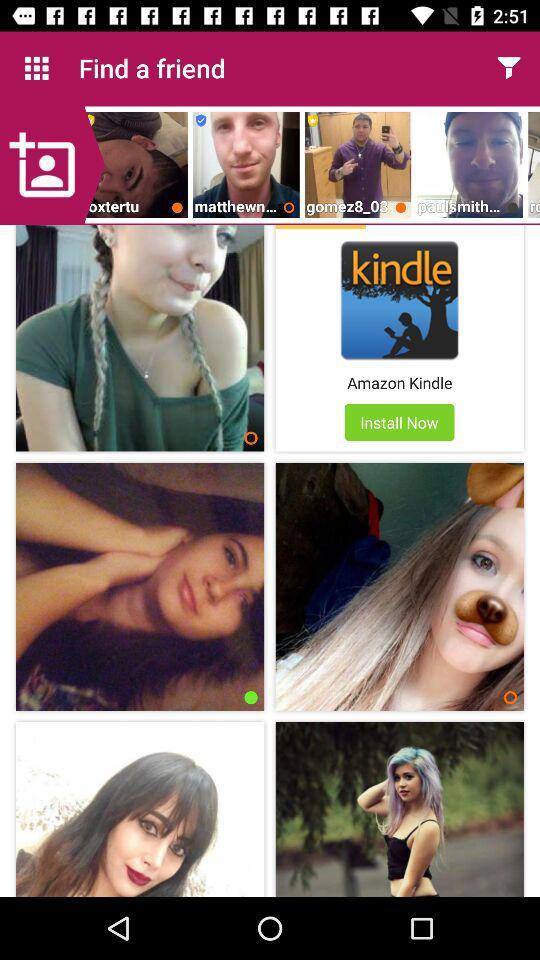 The height and width of the screenshot is (960, 540). What do you see at coordinates (36, 68) in the screenshot?
I see `the icon next to the find a friend app` at bounding box center [36, 68].